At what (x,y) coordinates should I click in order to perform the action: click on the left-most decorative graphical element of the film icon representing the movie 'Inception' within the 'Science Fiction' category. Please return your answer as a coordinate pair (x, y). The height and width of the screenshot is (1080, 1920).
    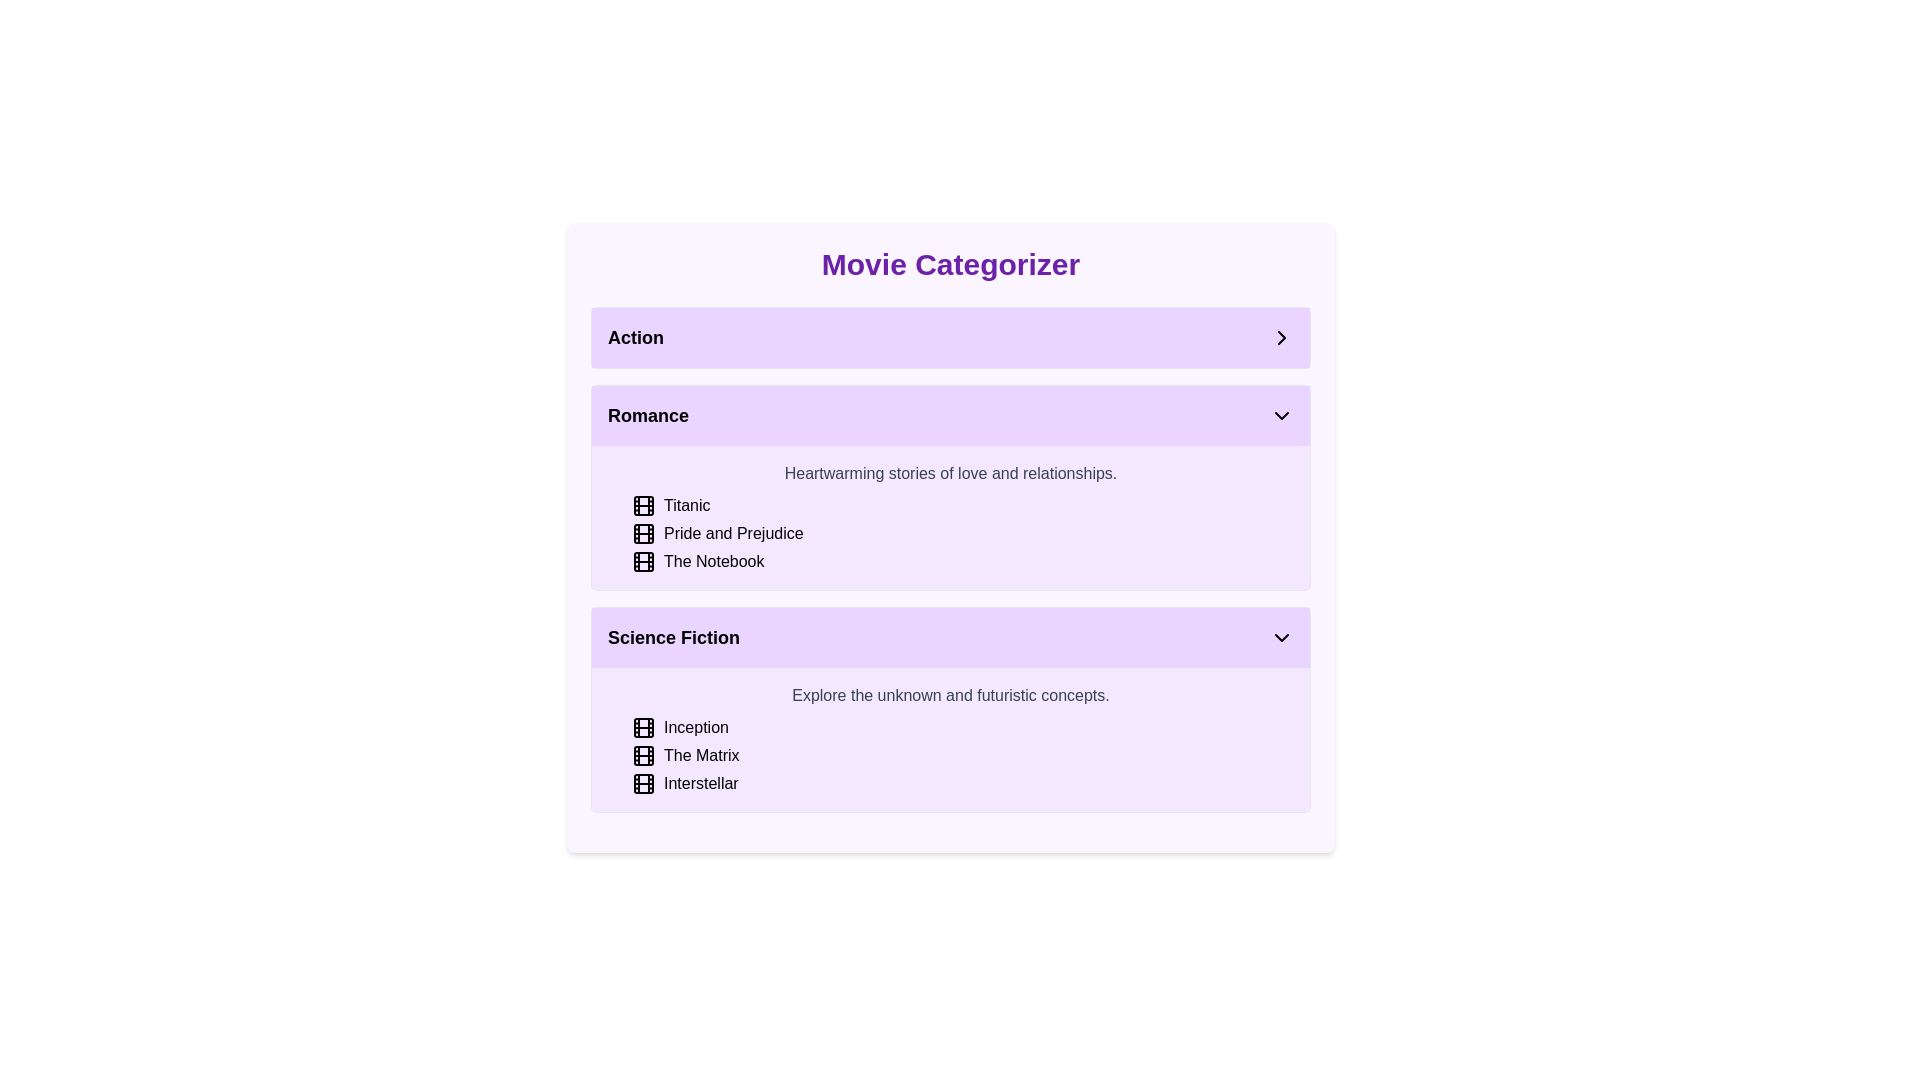
    Looking at the image, I should click on (643, 728).